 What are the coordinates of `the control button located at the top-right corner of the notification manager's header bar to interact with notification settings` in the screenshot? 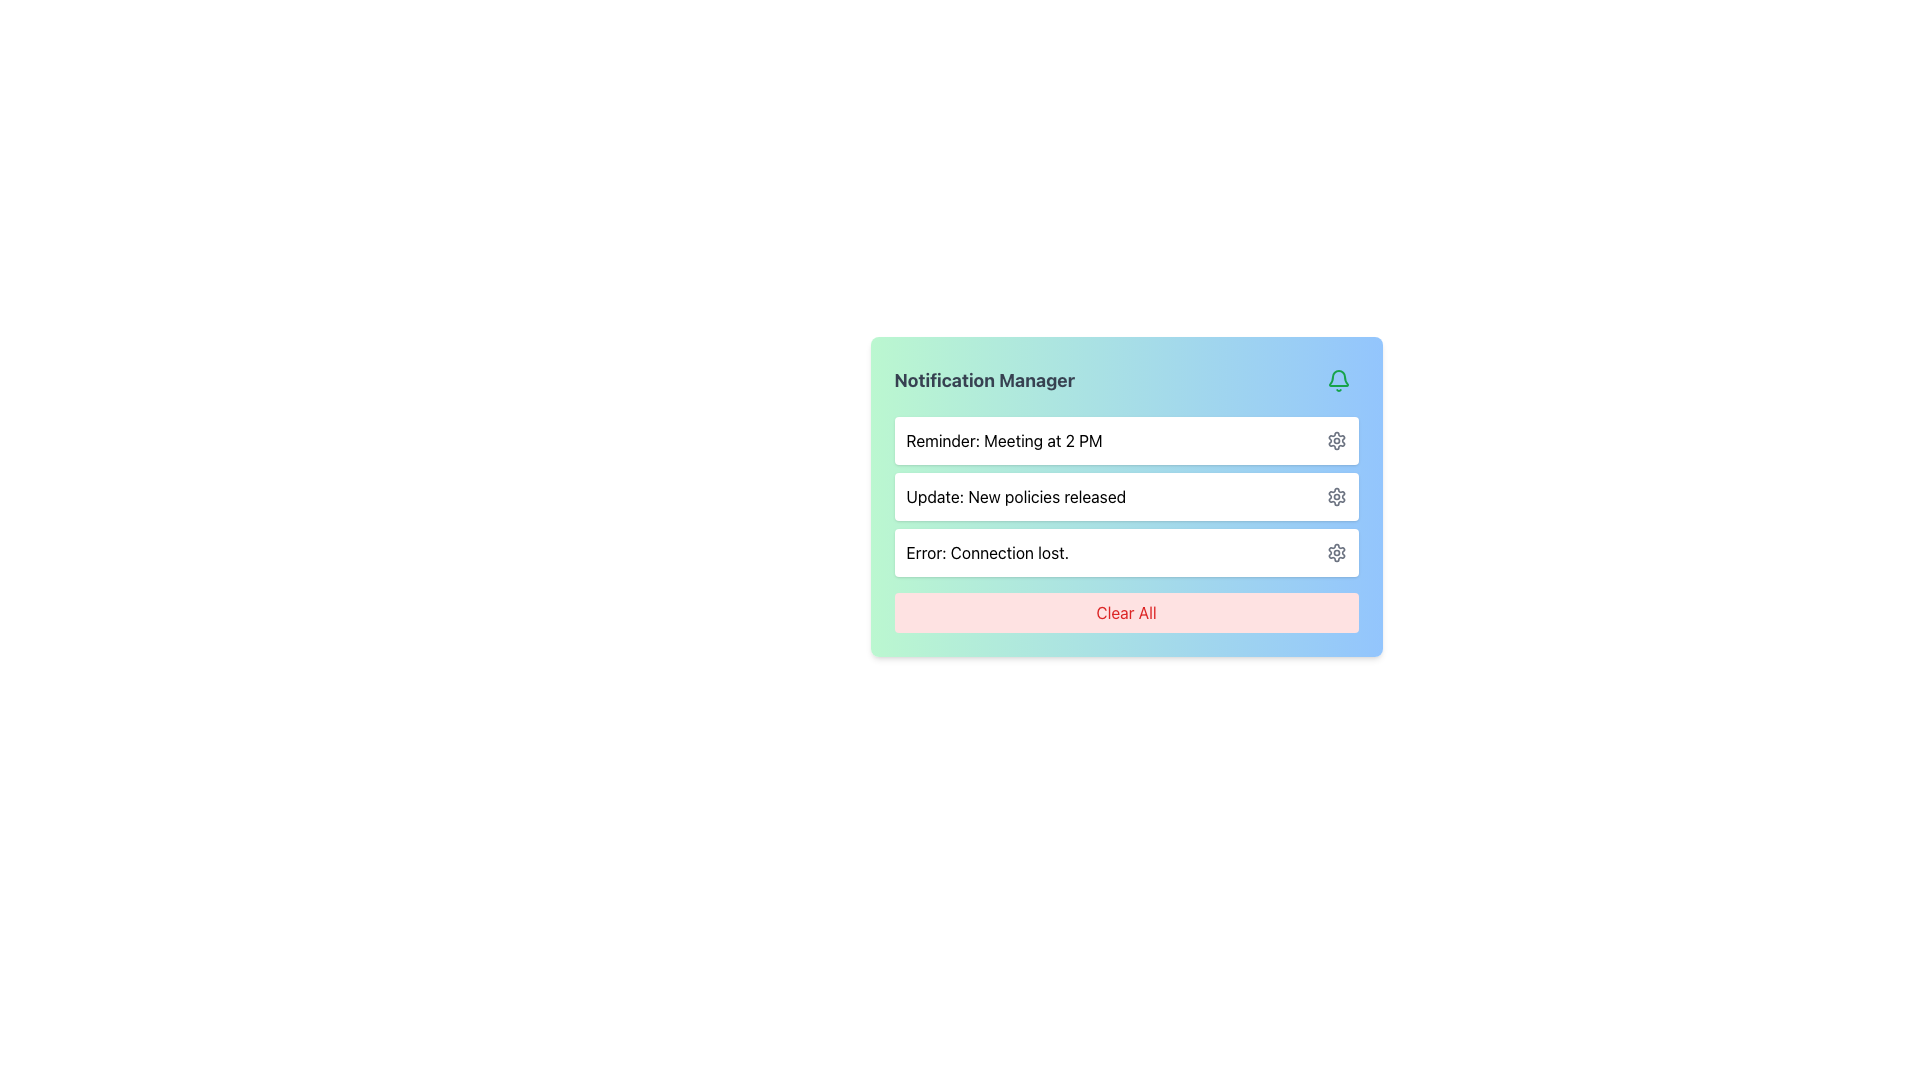 It's located at (1338, 381).